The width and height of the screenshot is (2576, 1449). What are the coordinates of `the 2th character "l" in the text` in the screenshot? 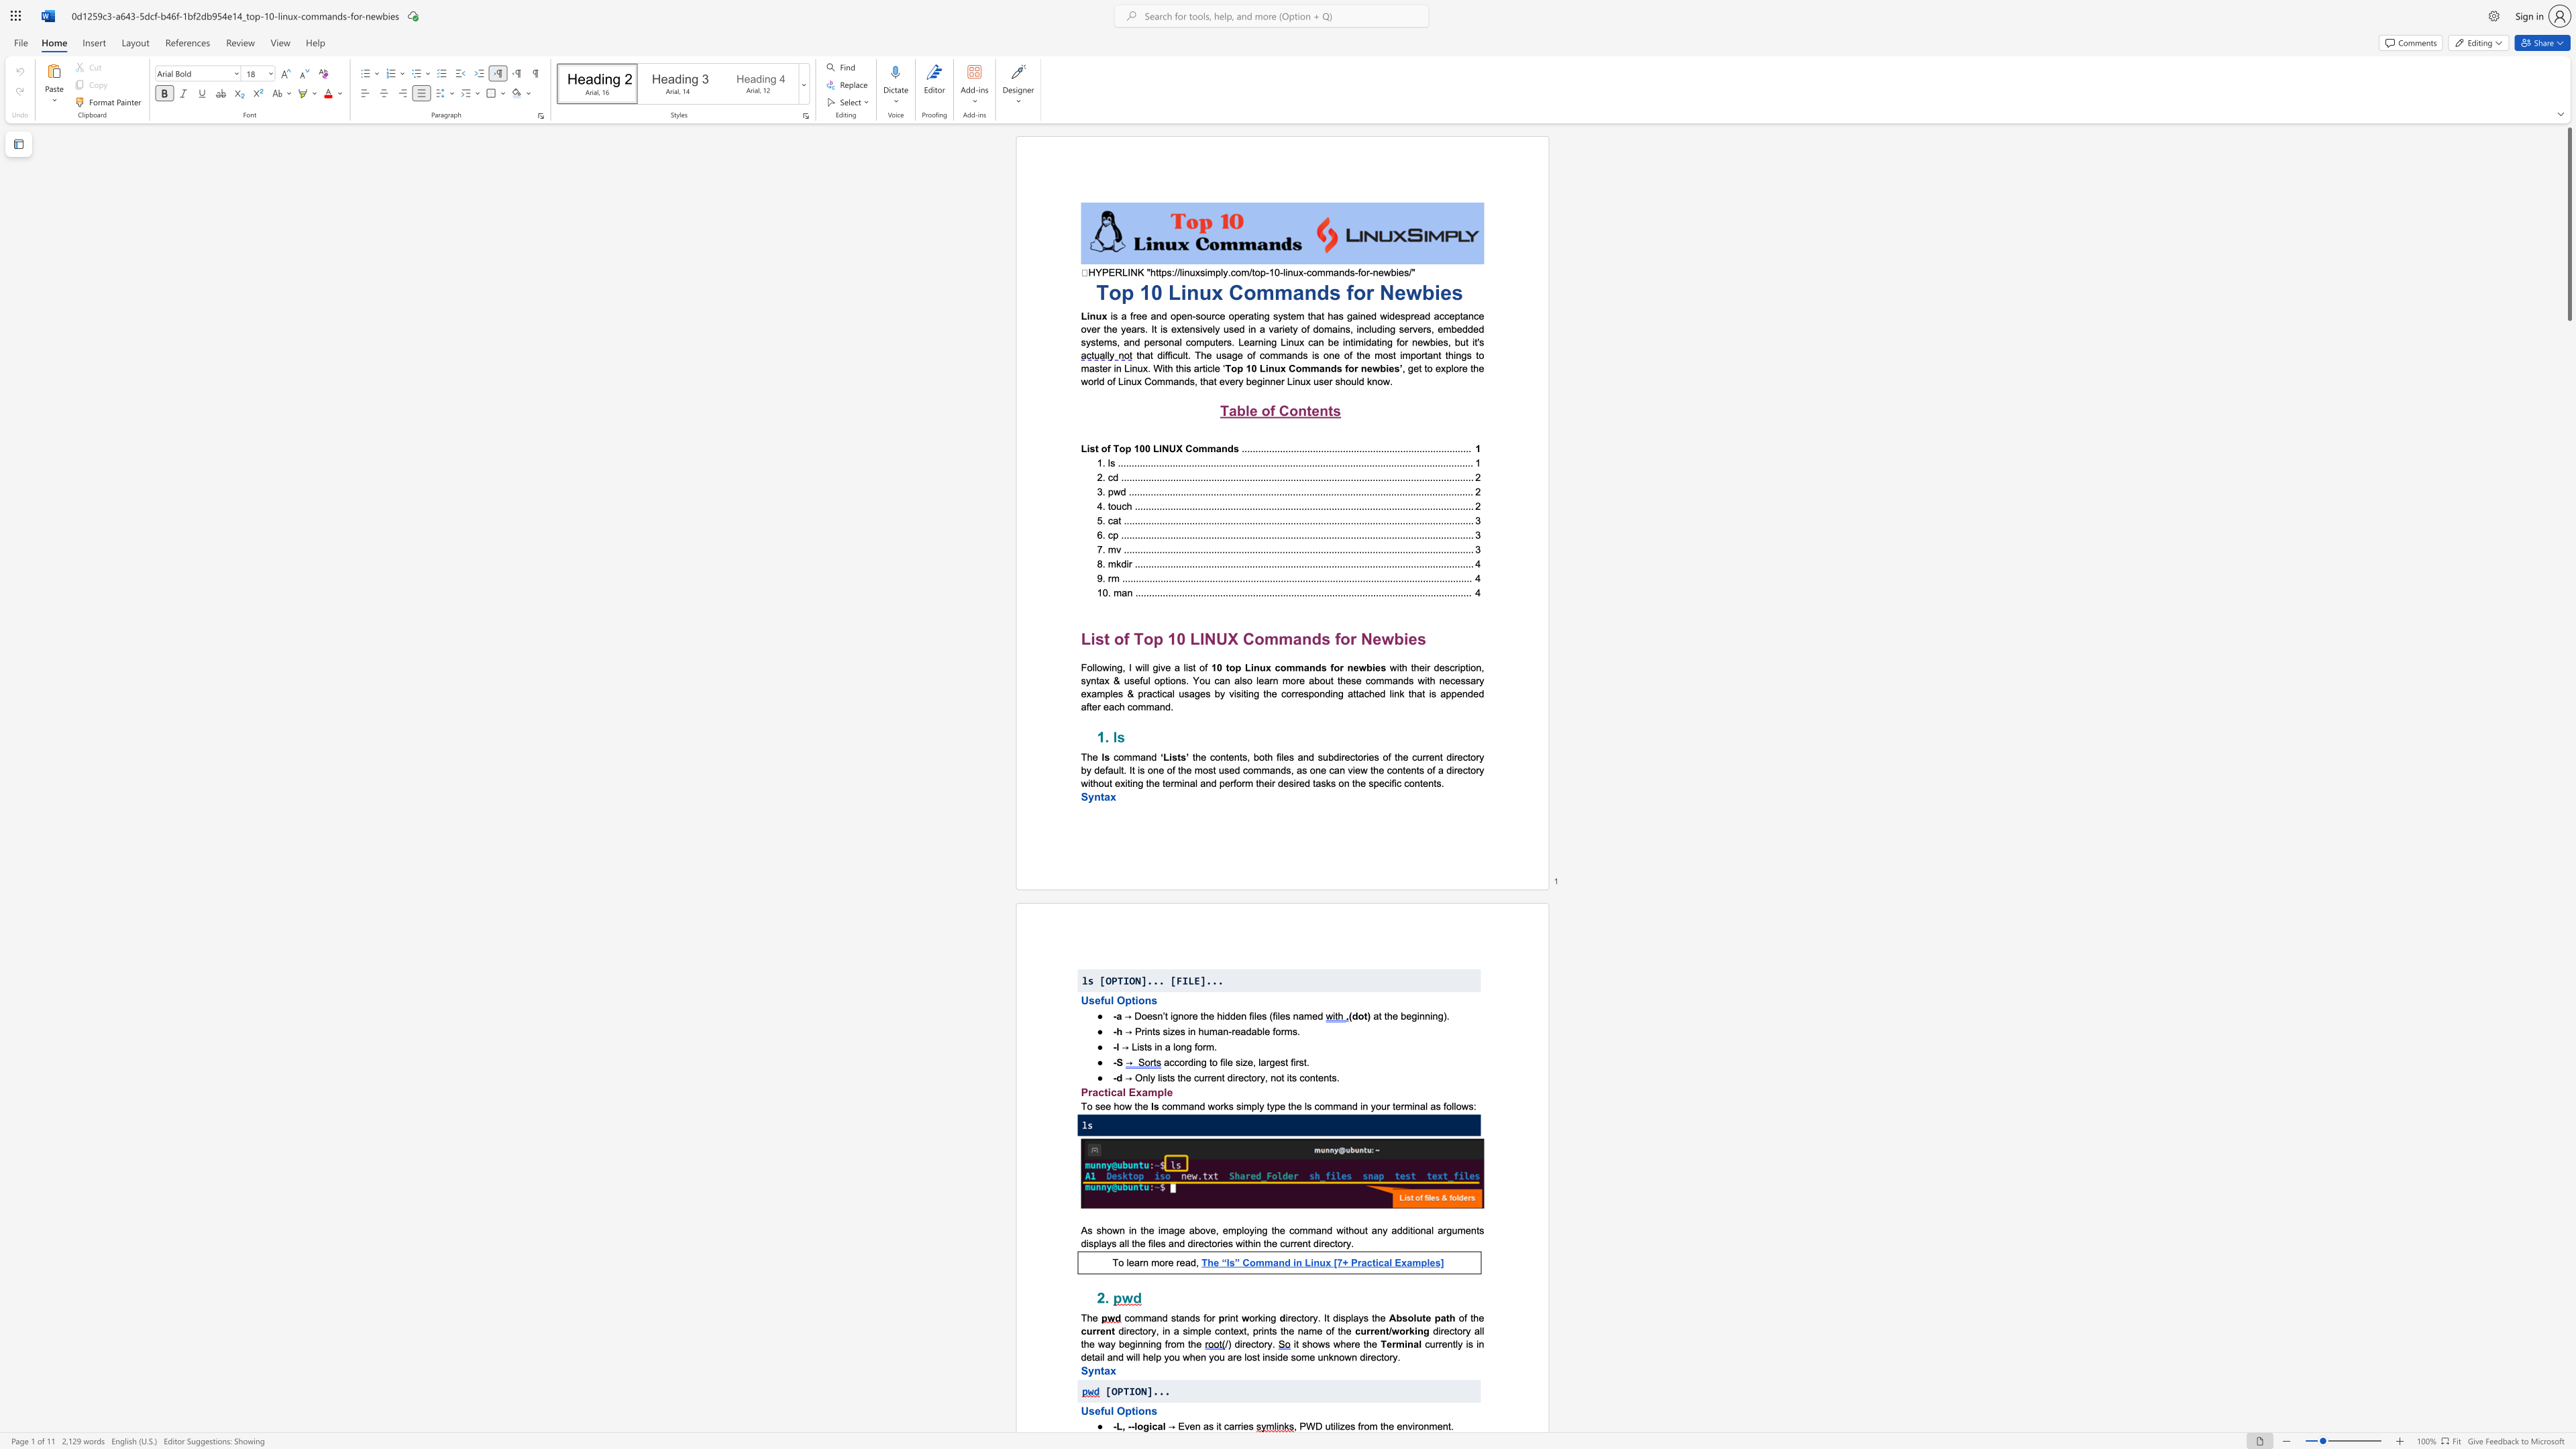 It's located at (1163, 1426).